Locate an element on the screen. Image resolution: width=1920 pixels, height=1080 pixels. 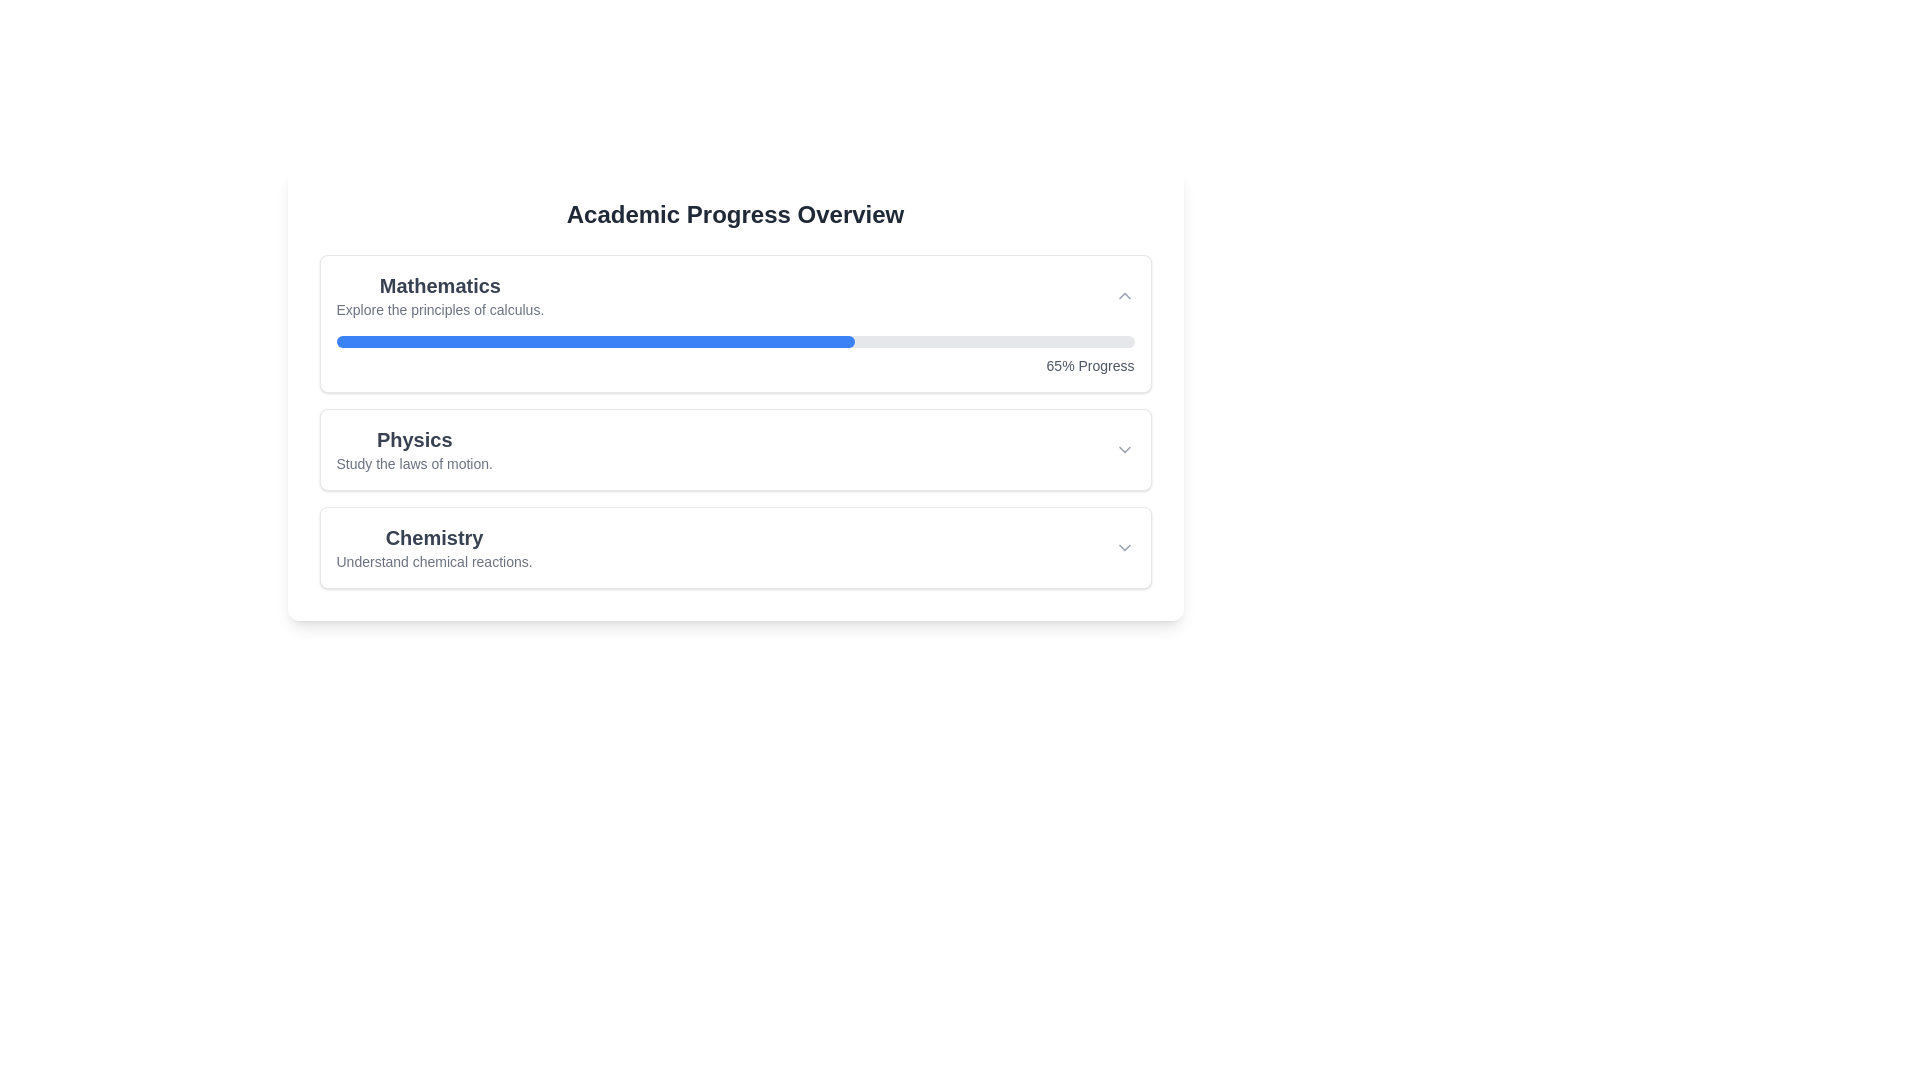
the 'Chemistry' section header, which is the third text block under 'Academic Progress Overview.' is located at coordinates (433, 547).